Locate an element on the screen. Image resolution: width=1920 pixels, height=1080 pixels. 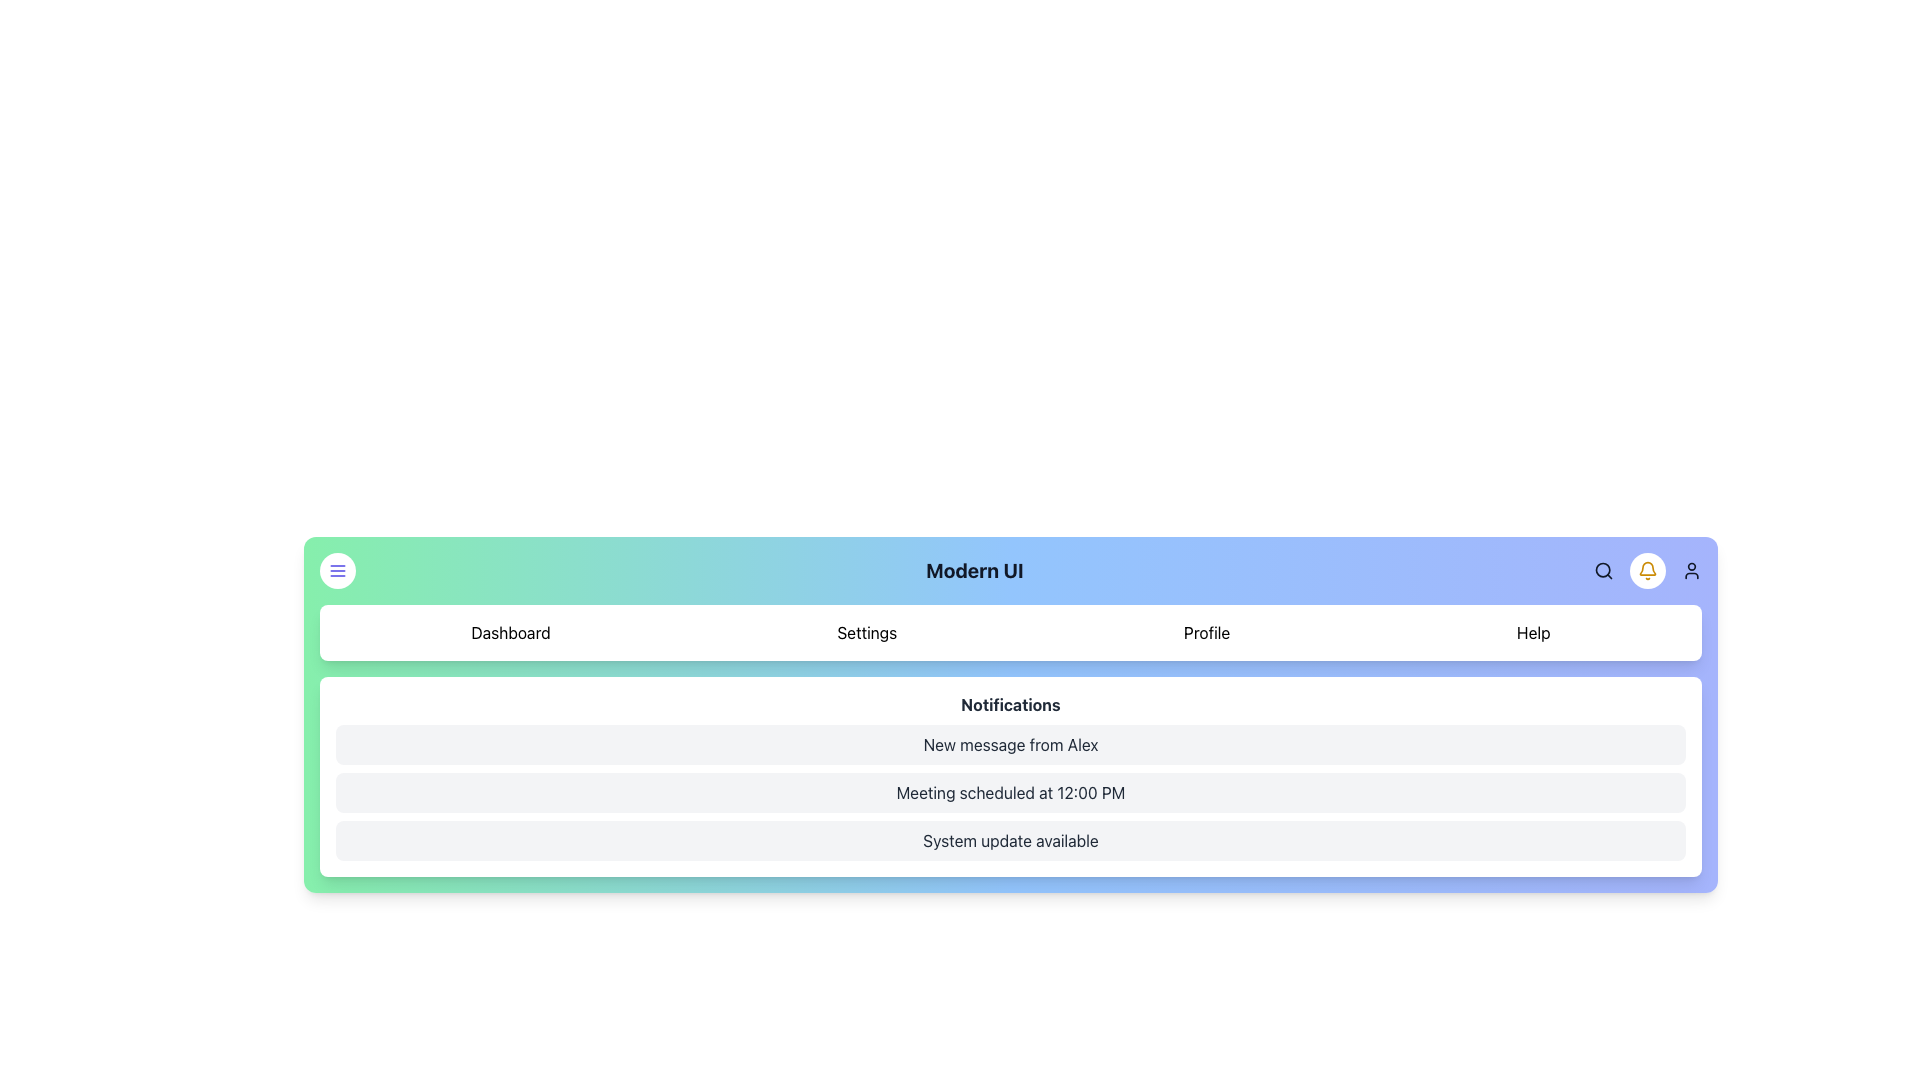
the 'Dashboard' text button located in the top-left portion of the menu bar is located at coordinates (510, 632).